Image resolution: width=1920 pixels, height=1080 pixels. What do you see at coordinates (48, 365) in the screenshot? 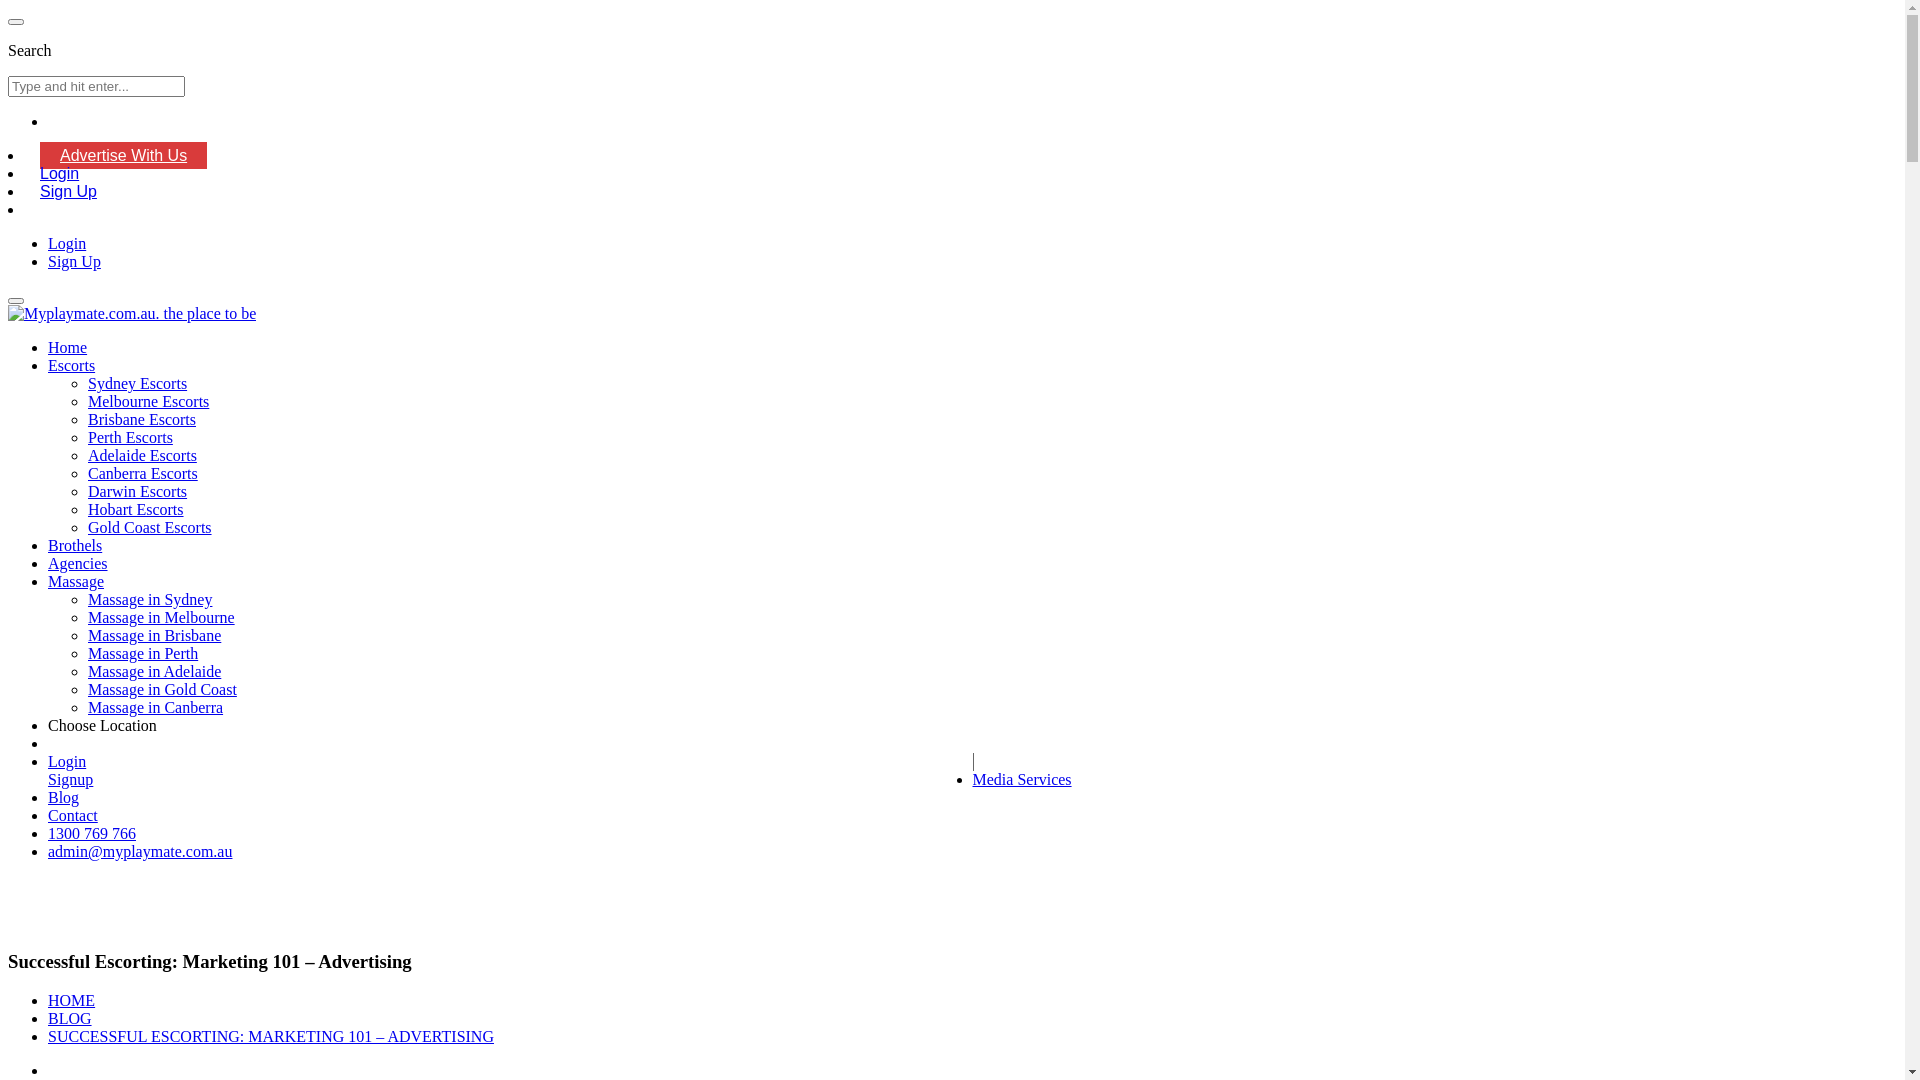
I see `'Escorts'` at bounding box center [48, 365].